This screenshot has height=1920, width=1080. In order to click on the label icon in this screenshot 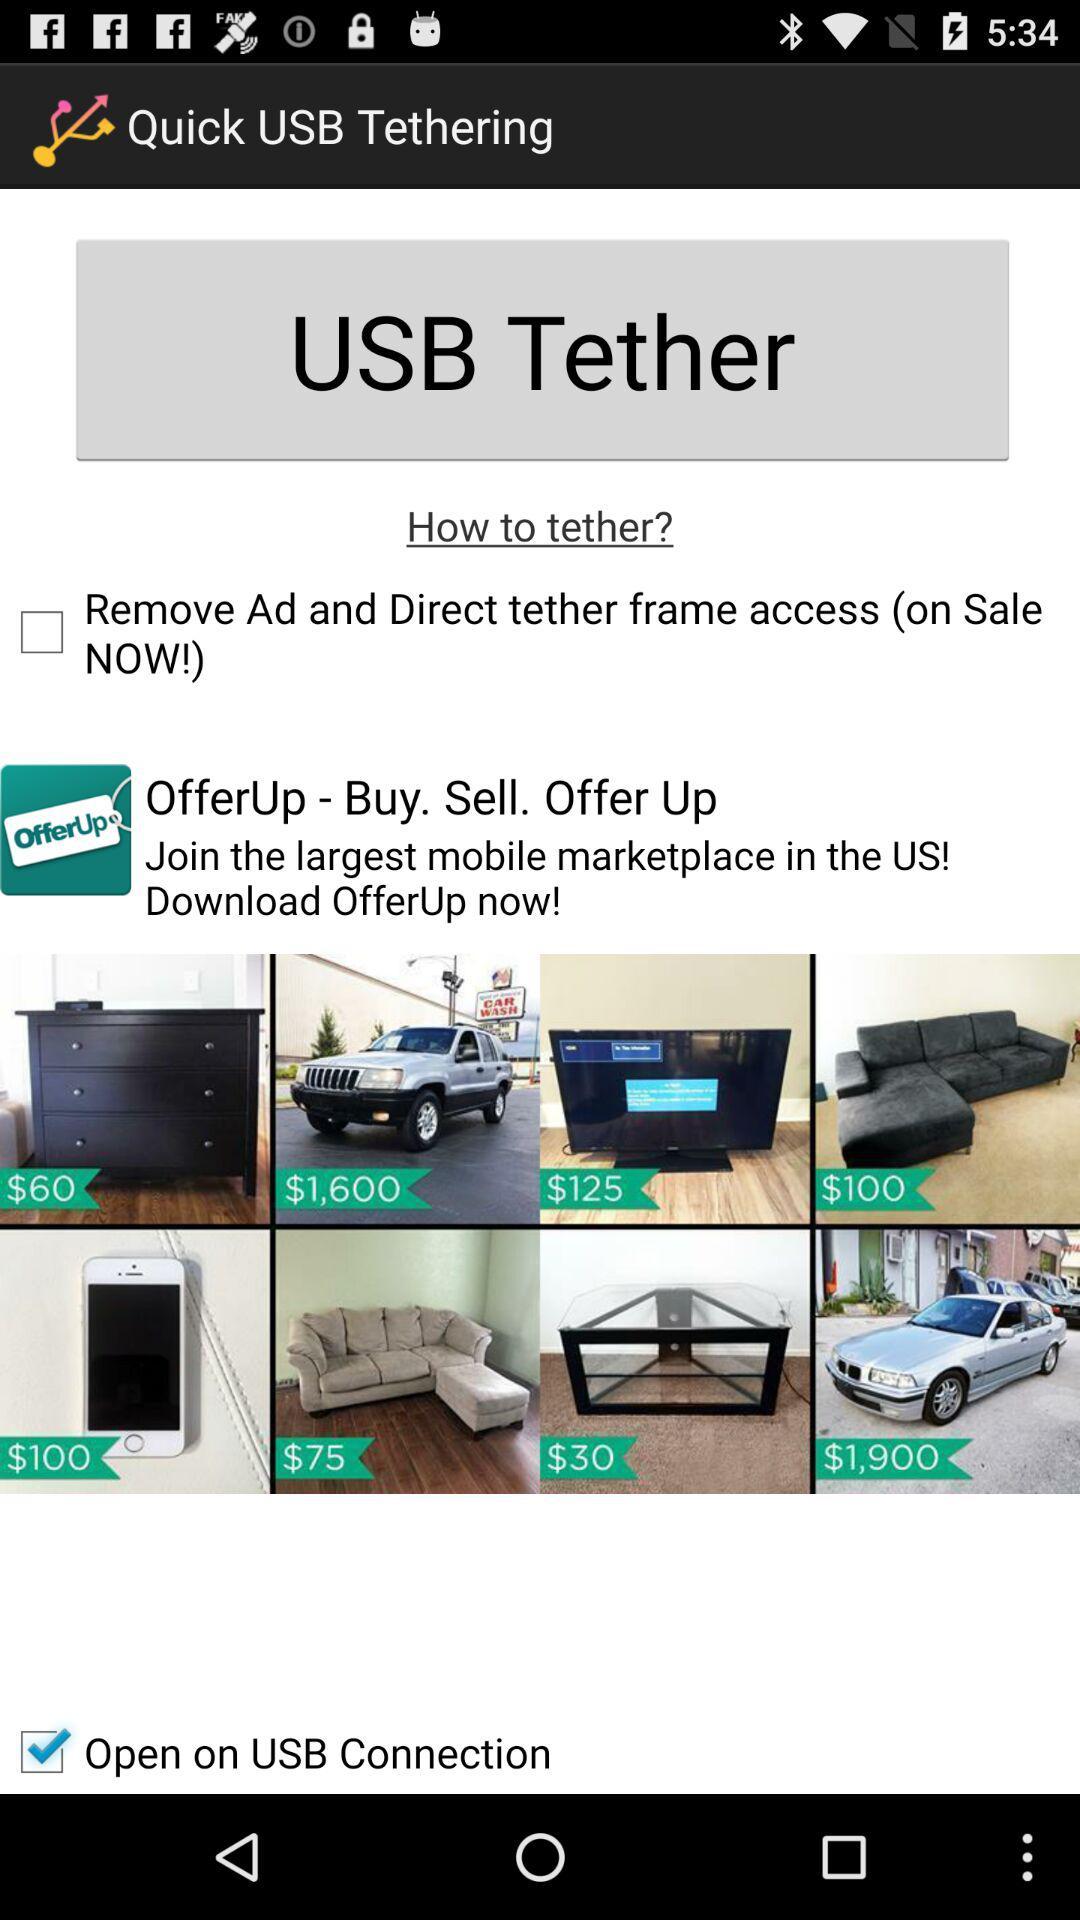, I will do `click(64, 887)`.